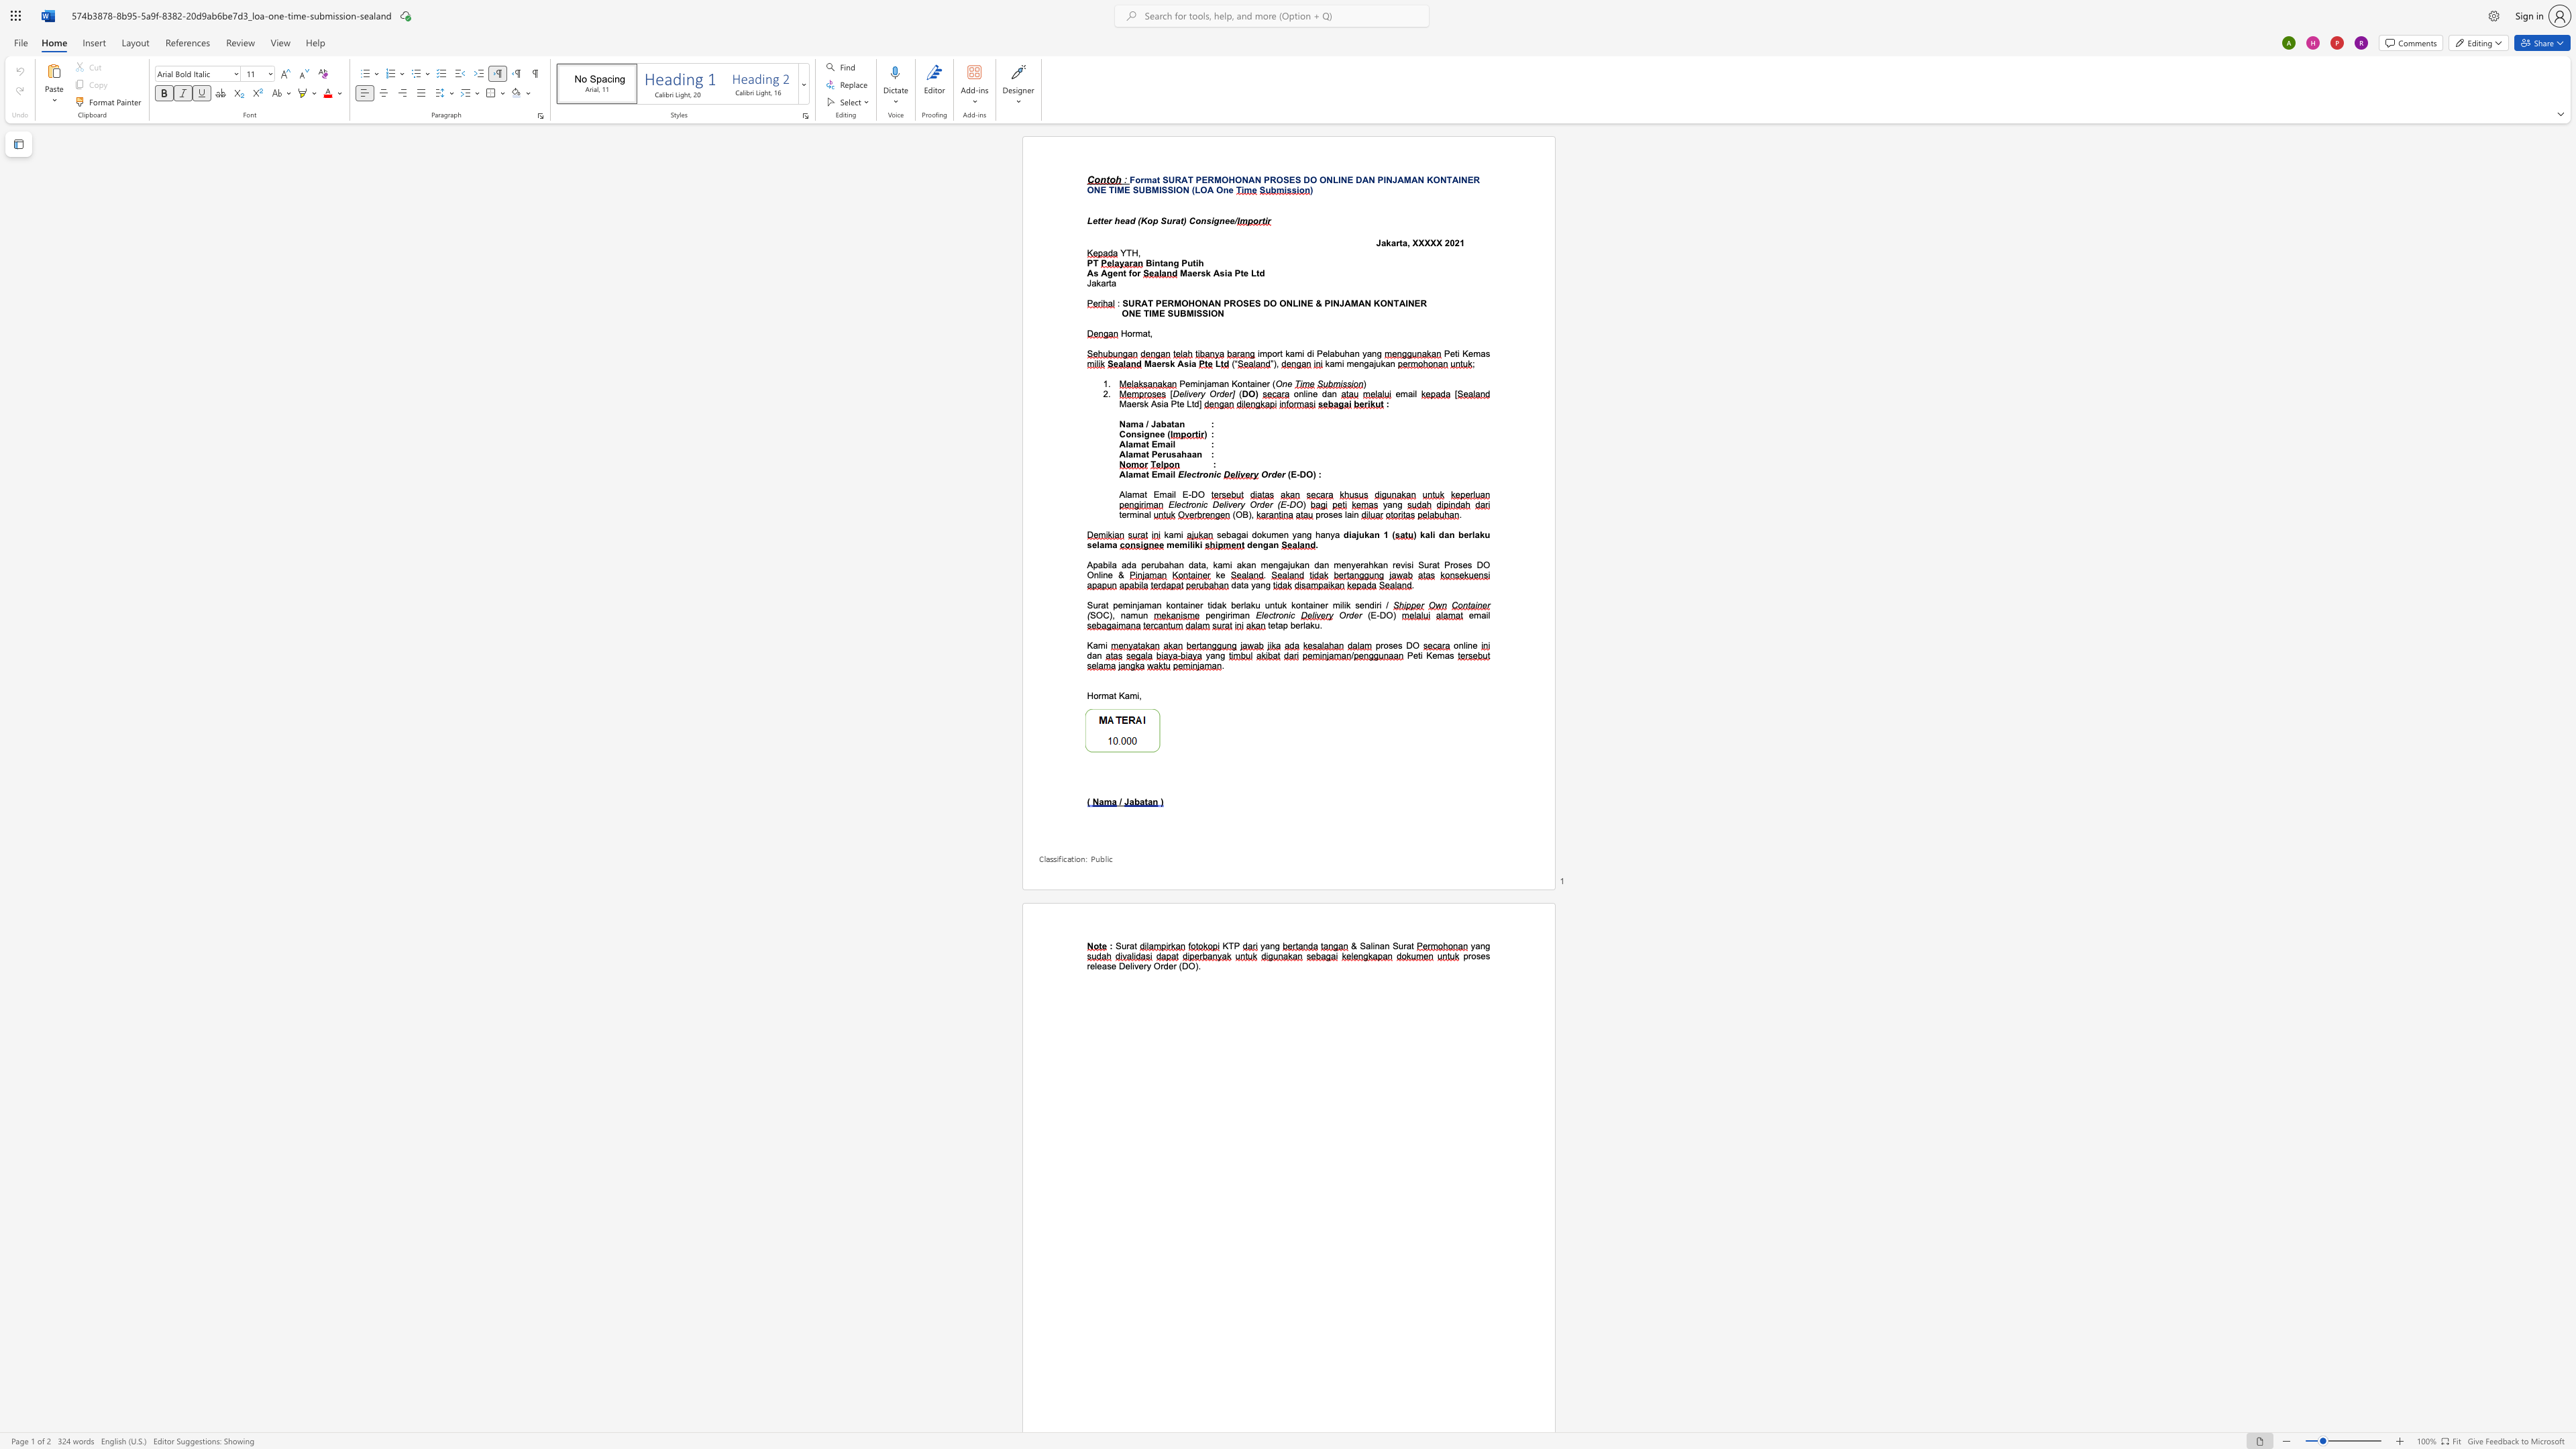 This screenshot has height=1449, width=2576. I want to click on the subset text "at Ema" within the text "Alamat Email", so click(1140, 444).